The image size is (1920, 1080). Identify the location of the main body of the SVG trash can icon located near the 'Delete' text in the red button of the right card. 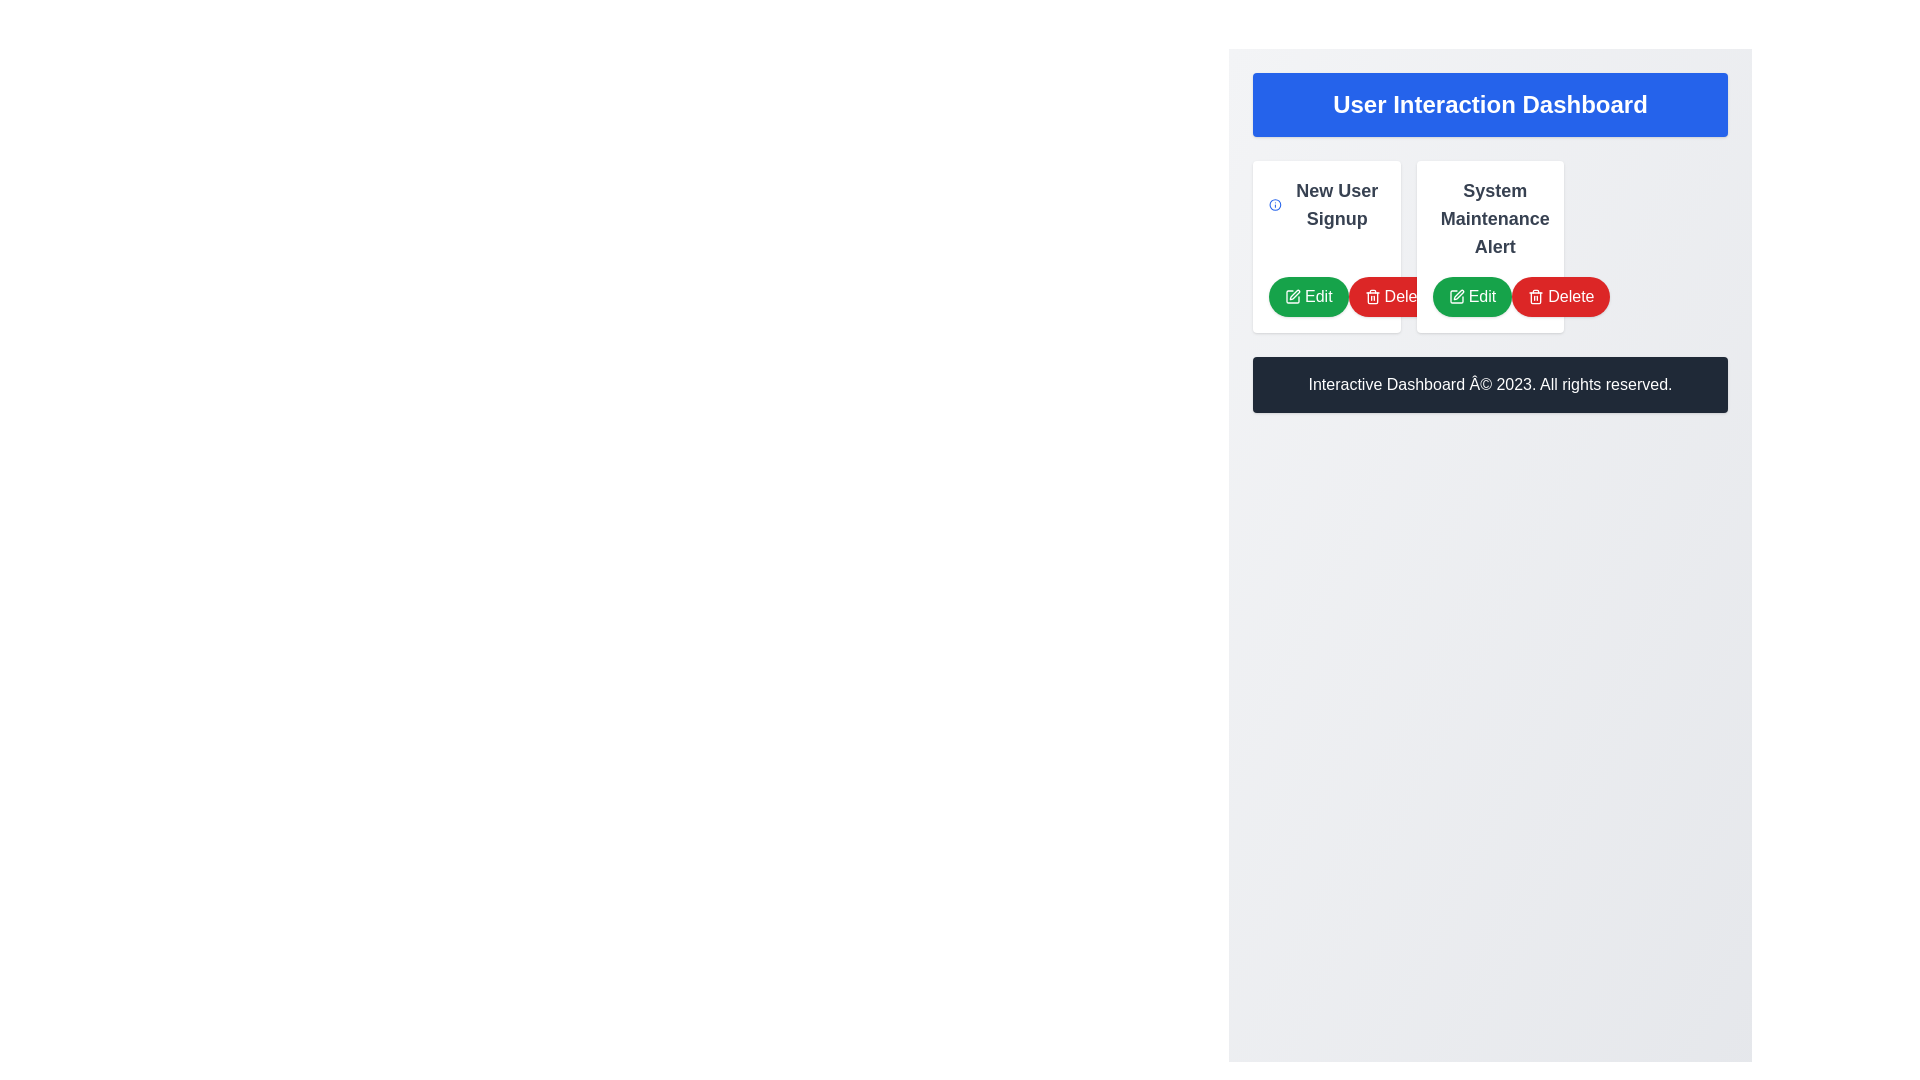
(1371, 298).